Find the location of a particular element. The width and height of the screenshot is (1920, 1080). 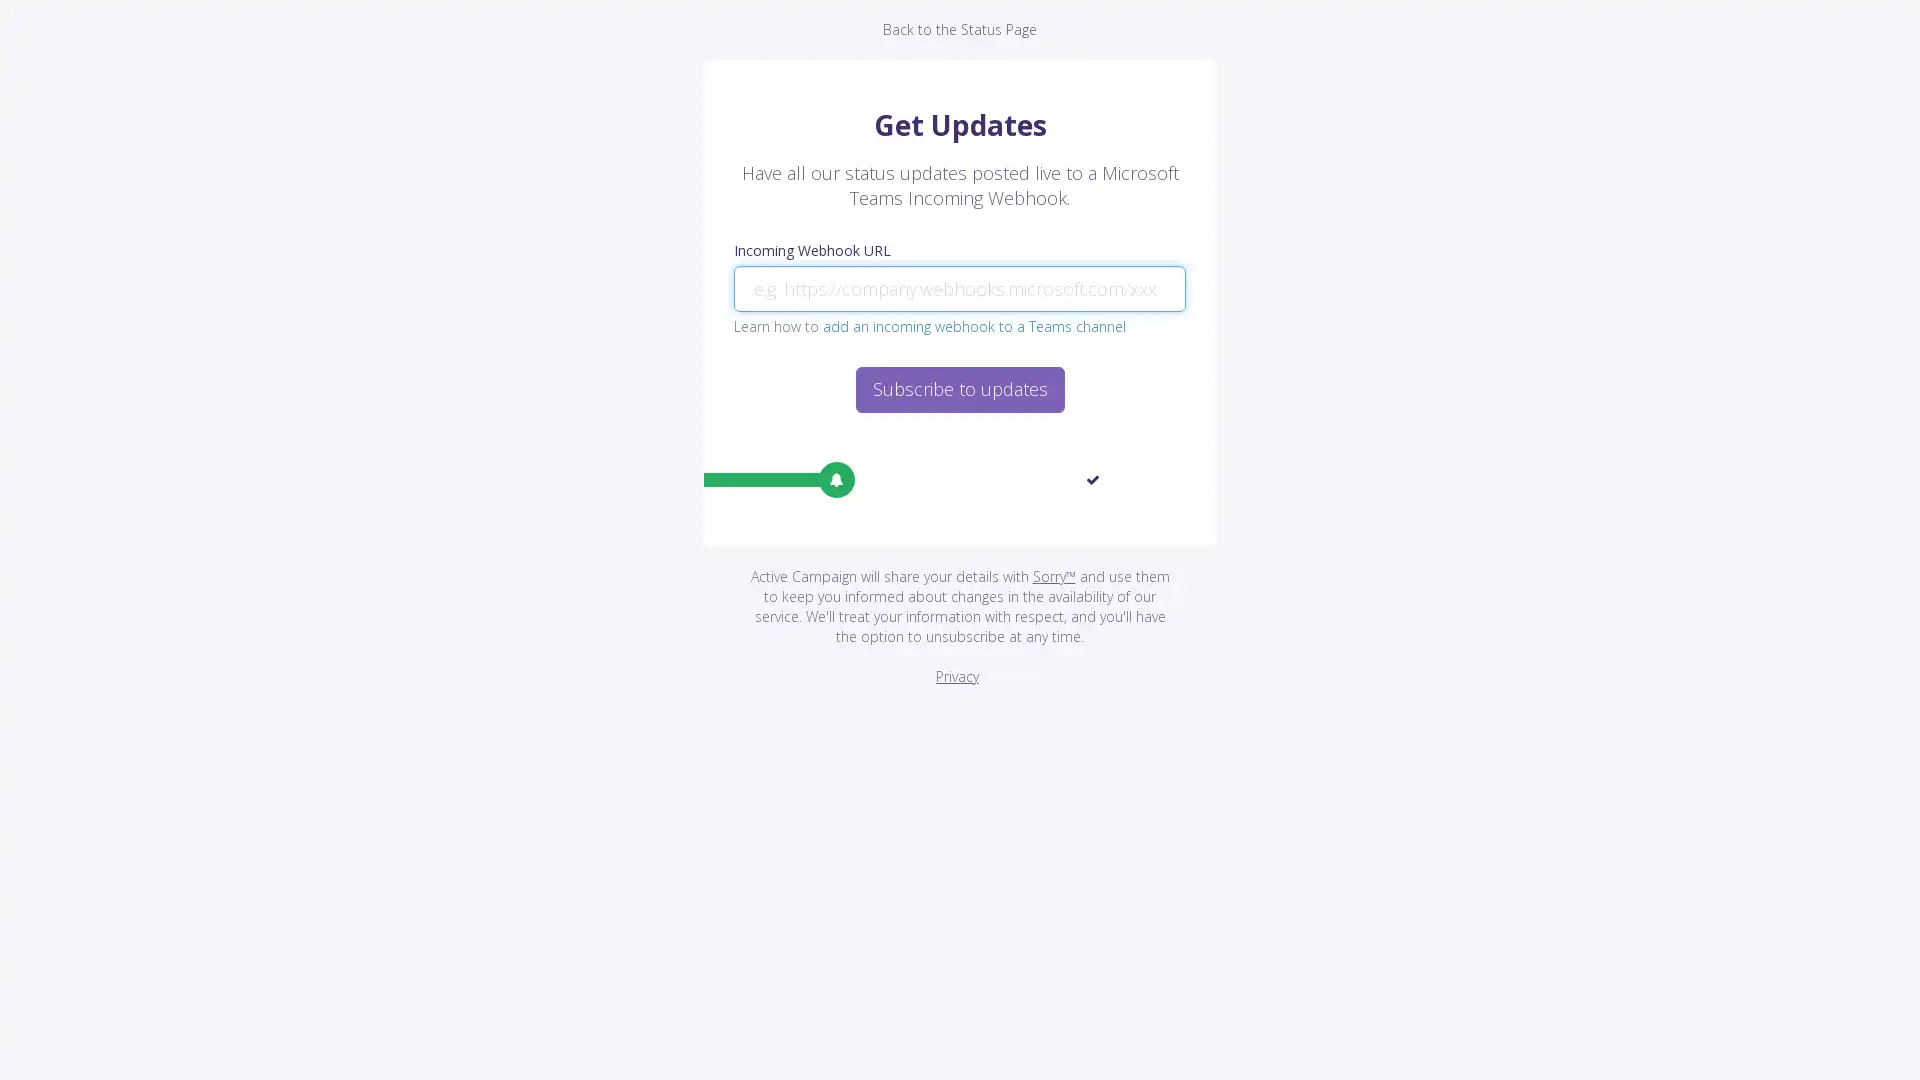

Subscribe to updates is located at coordinates (958, 389).